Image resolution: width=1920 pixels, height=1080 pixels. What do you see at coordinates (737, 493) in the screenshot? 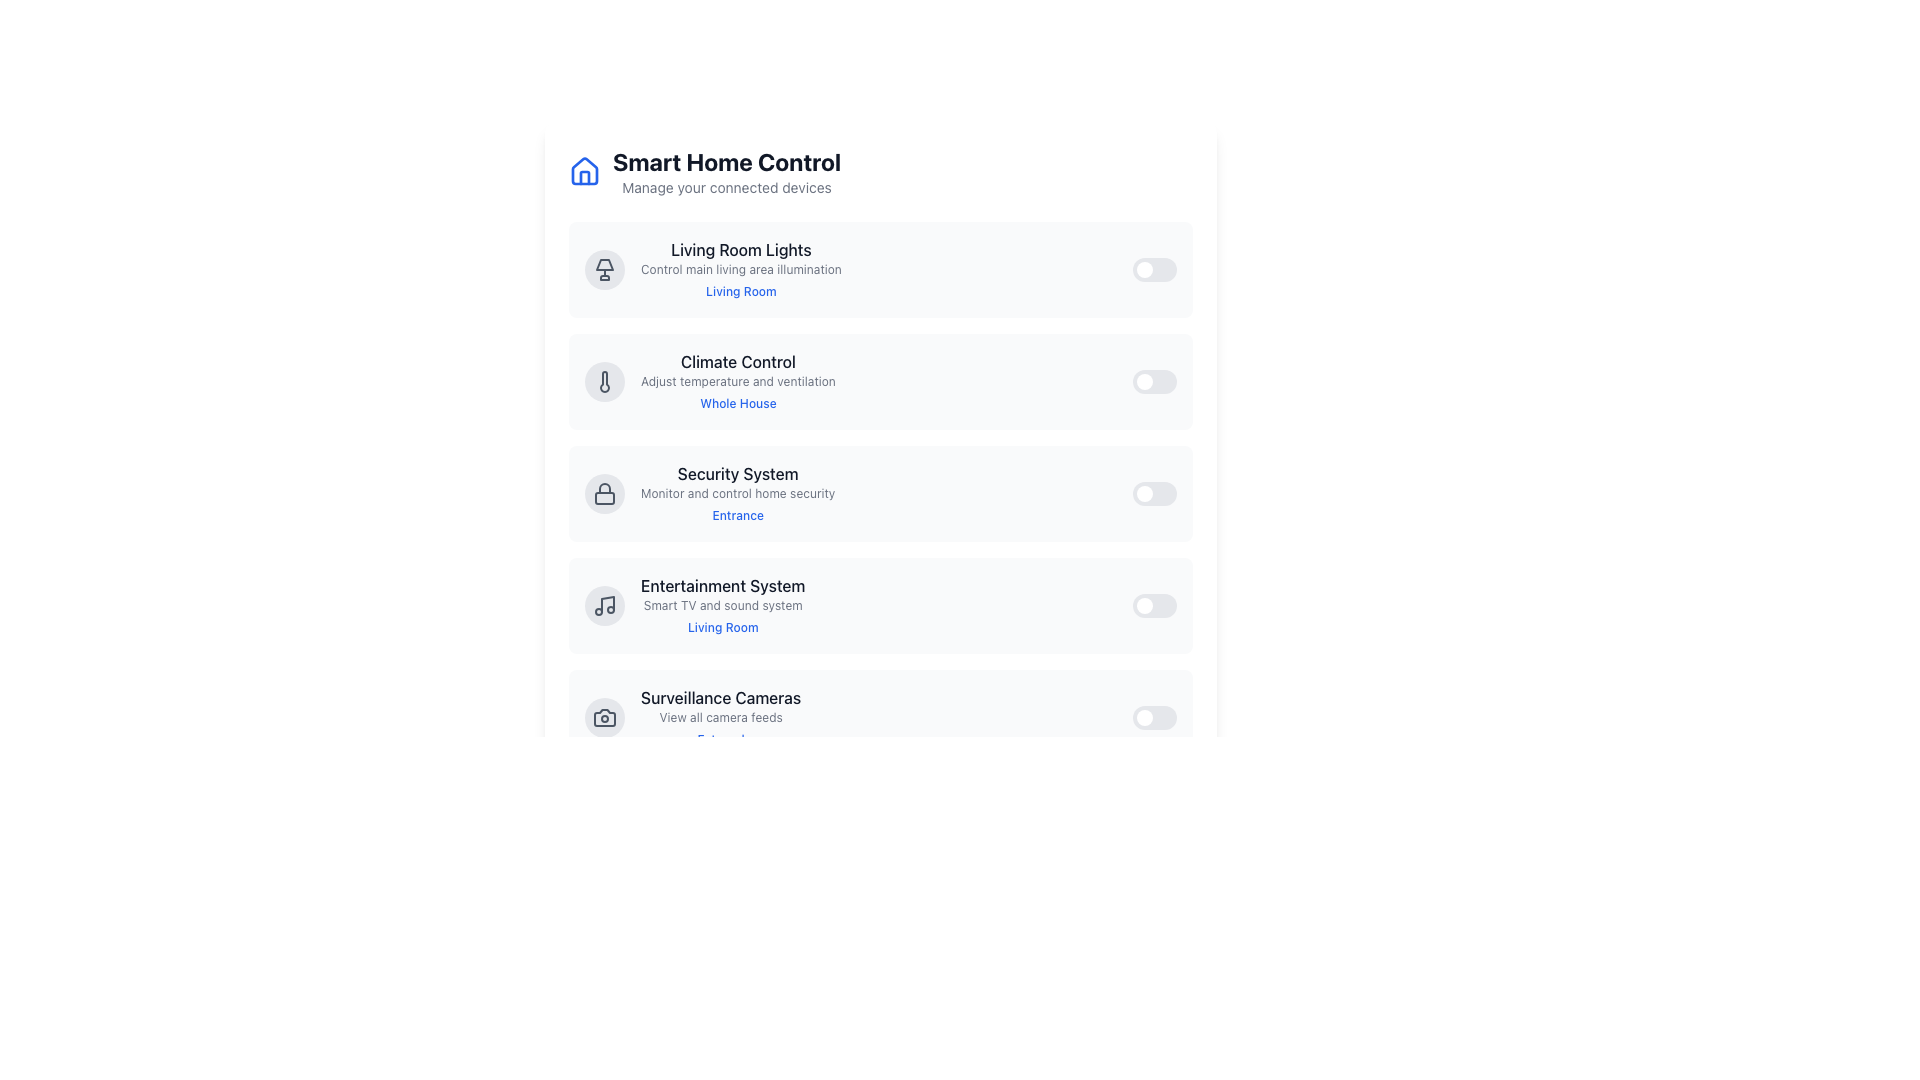
I see `the third item in the informational list that provides details about the security system of the smart home, located slightly right of the lock symbol icon` at bounding box center [737, 493].